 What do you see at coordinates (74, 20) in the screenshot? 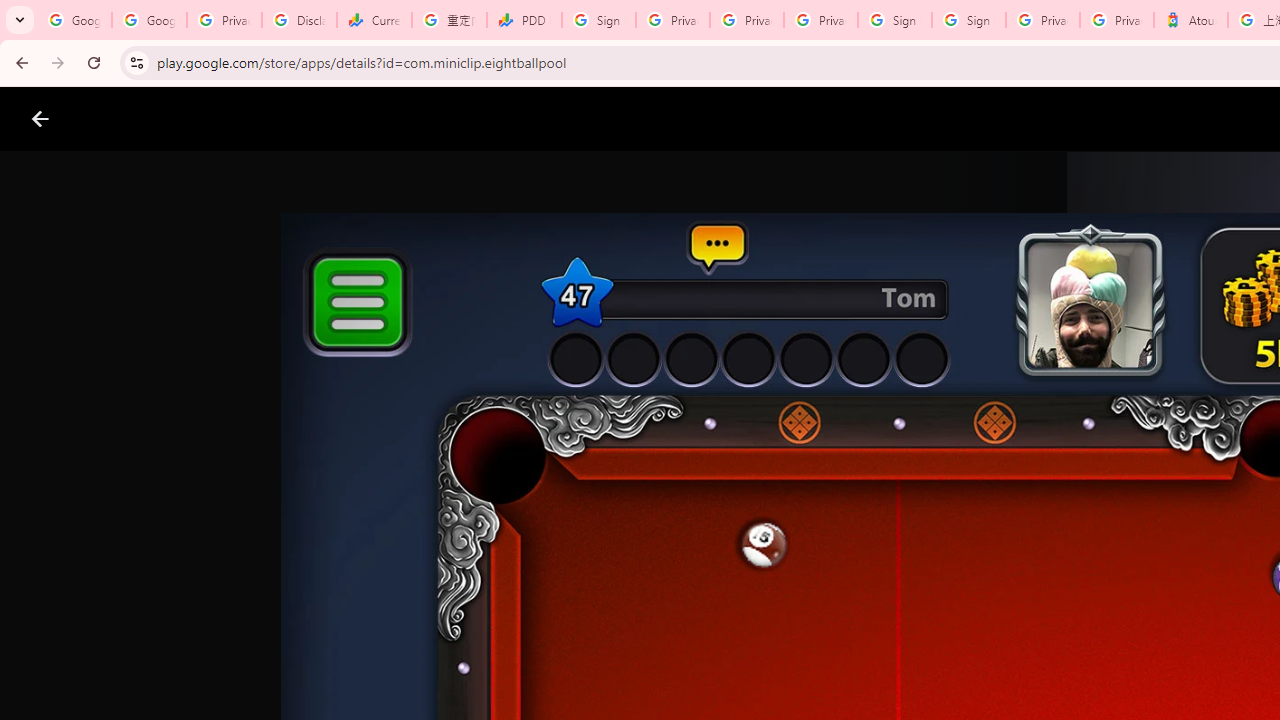
I see `'Google Workspace Admin Community'` at bounding box center [74, 20].